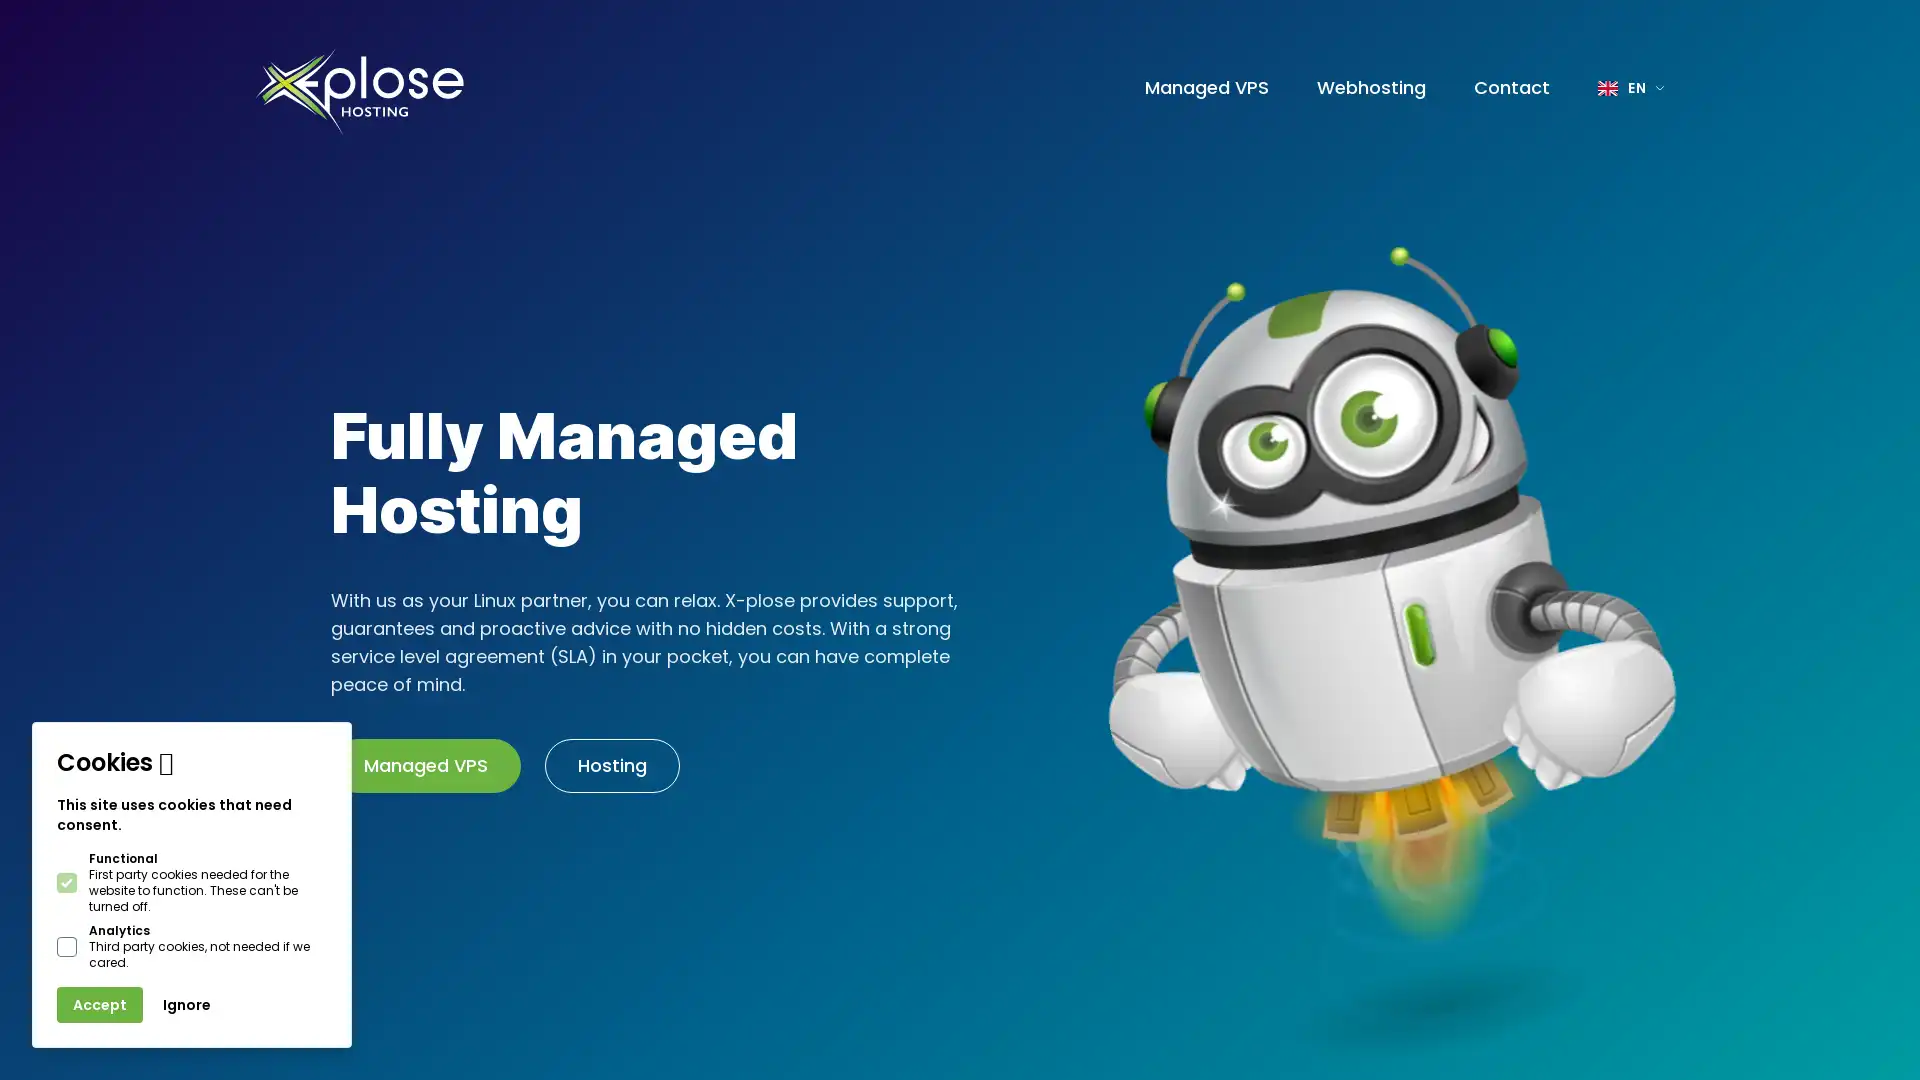 The height and width of the screenshot is (1080, 1920). Describe the element at coordinates (99, 1005) in the screenshot. I see `Accept` at that location.